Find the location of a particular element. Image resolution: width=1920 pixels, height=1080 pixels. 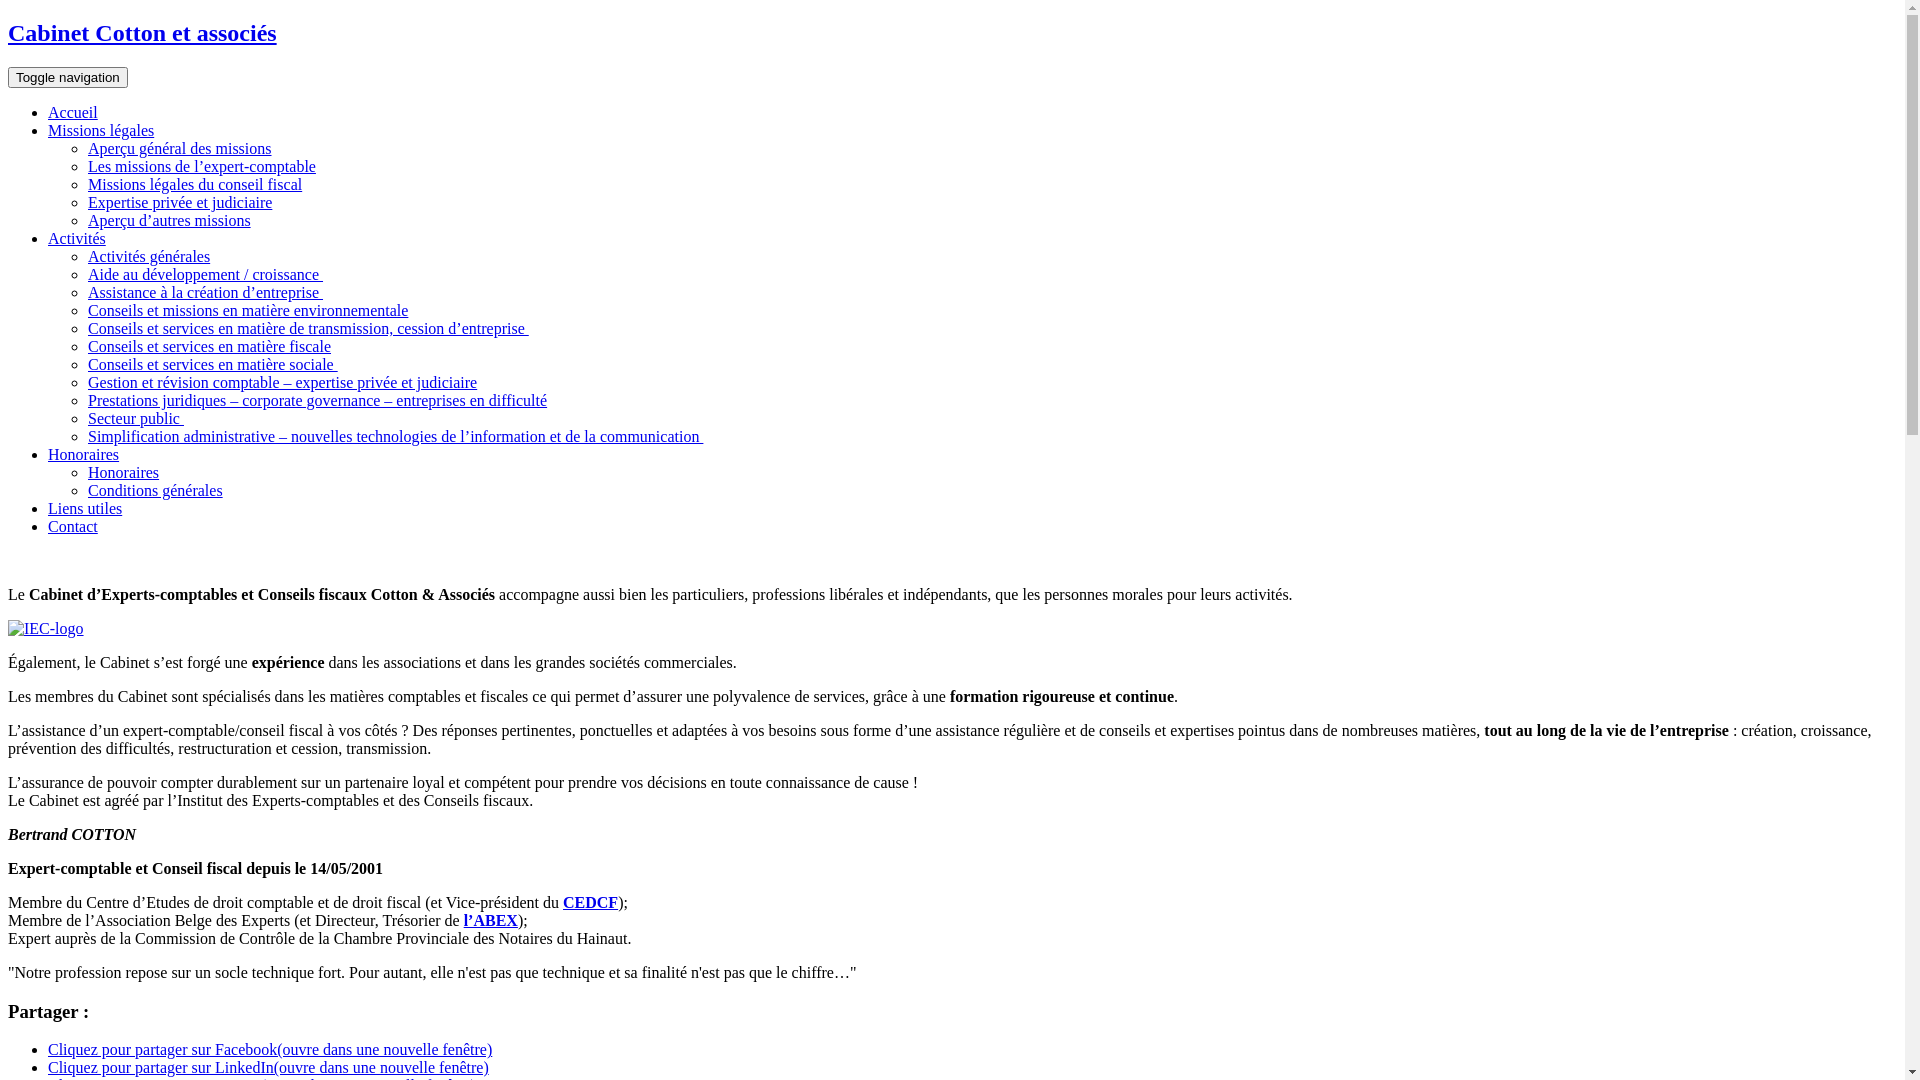

'Liens utiles' is located at coordinates (84, 507).